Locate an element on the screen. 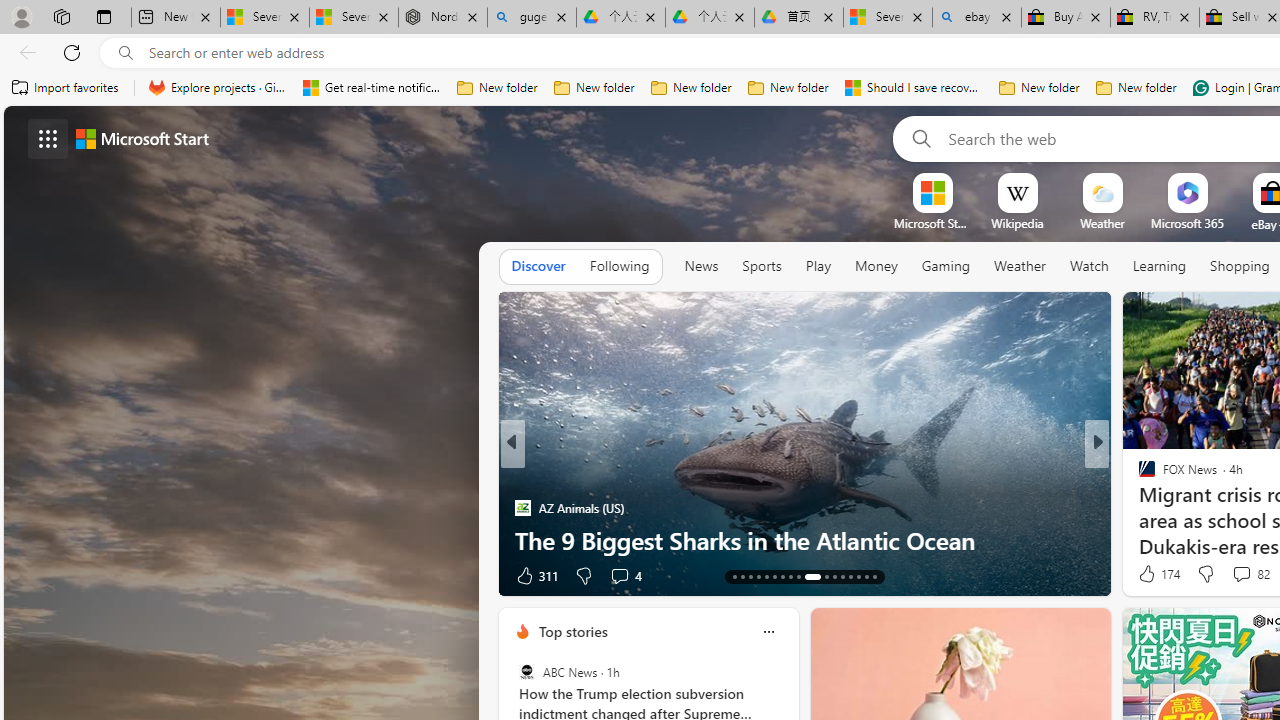 This screenshot has height=720, width=1280. 'Play' is located at coordinates (818, 266).